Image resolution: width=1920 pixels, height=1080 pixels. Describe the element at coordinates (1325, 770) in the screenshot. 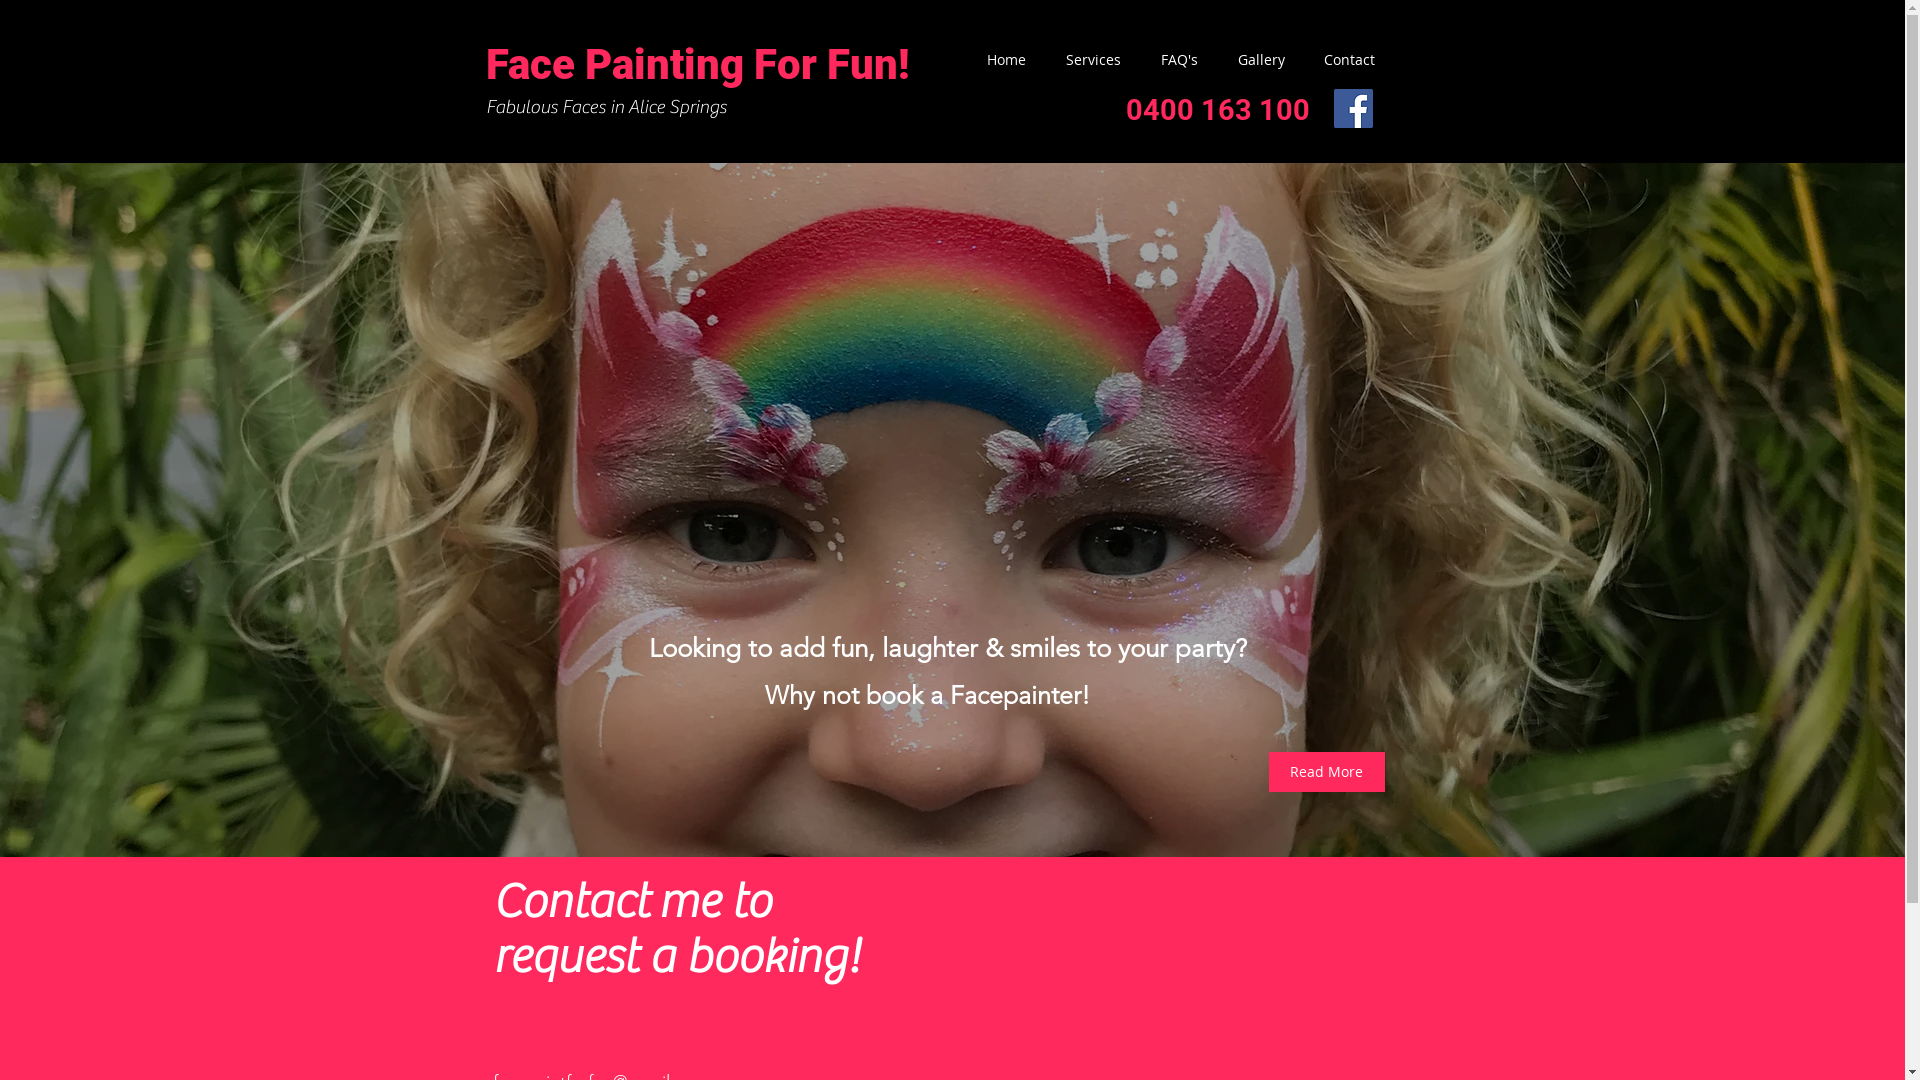

I see `'Read More'` at that location.